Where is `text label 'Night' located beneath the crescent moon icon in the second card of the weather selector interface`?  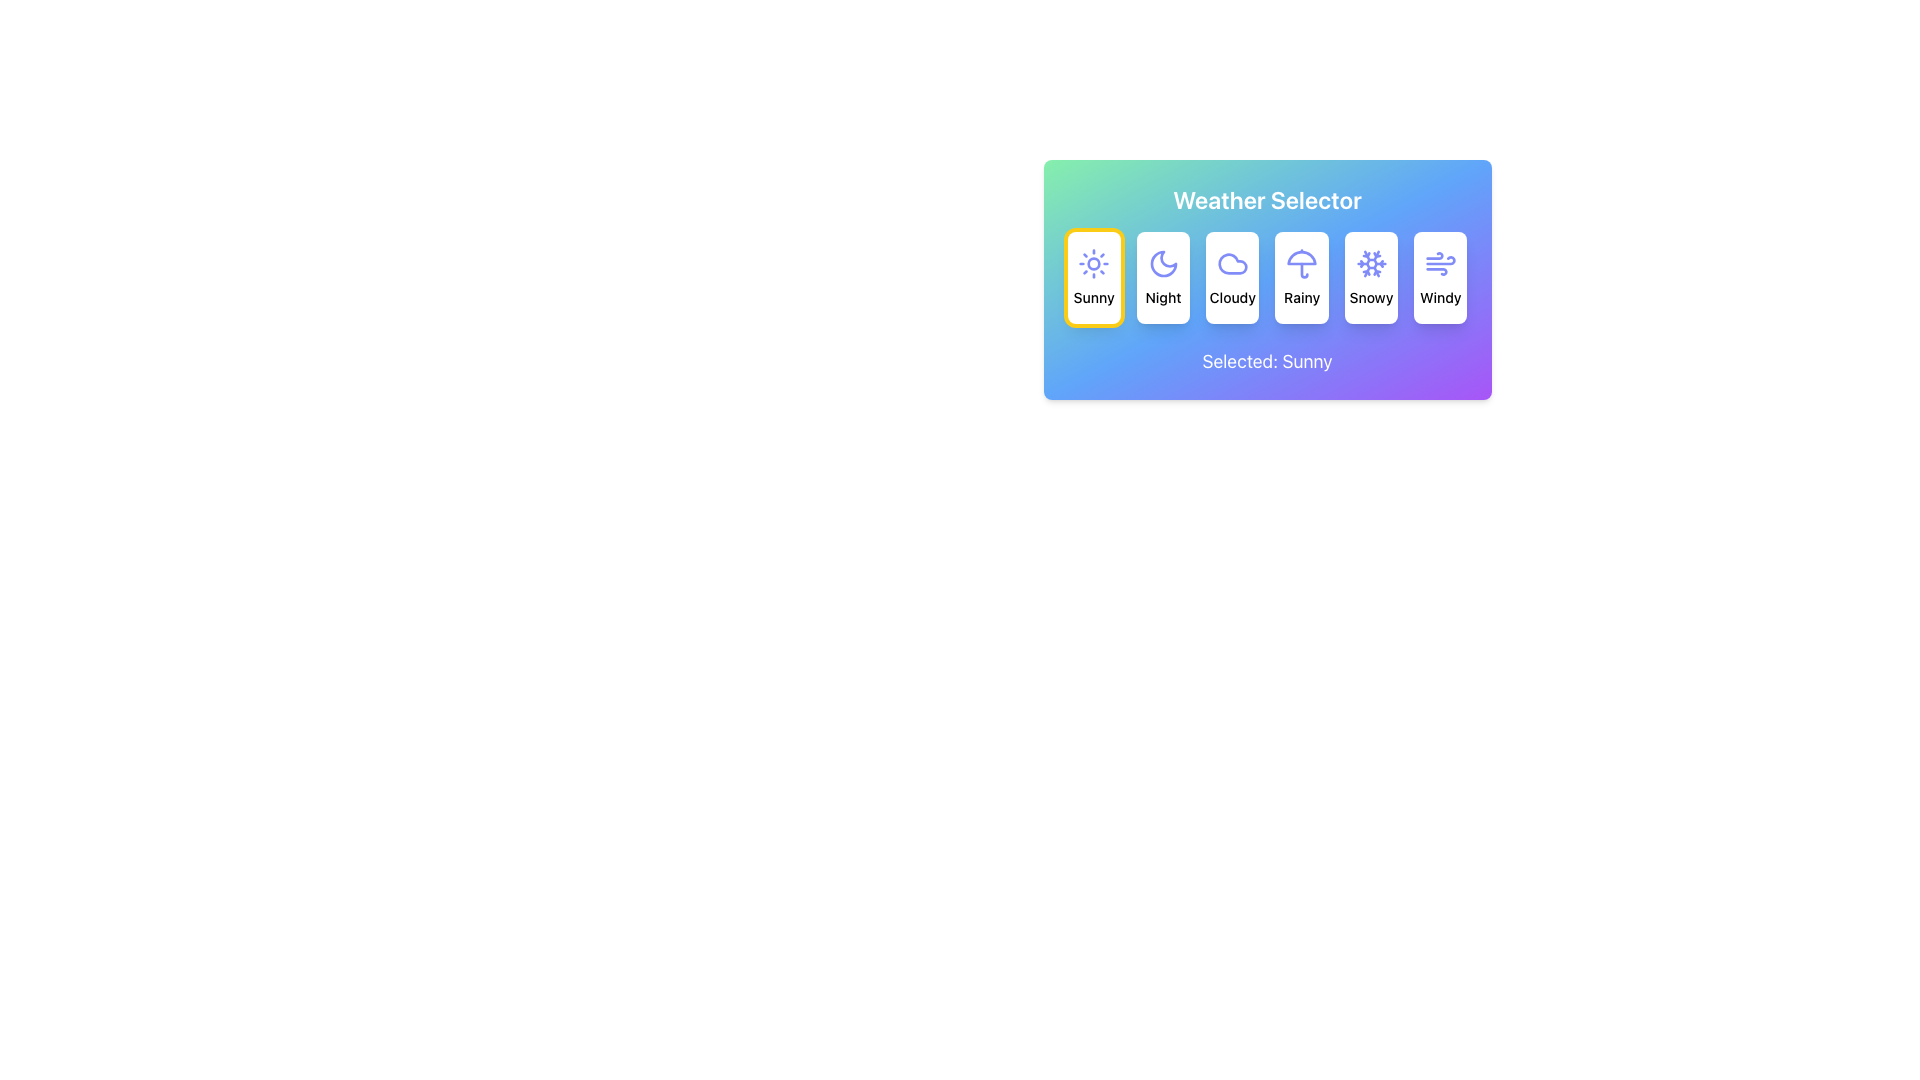 text label 'Night' located beneath the crescent moon icon in the second card of the weather selector interface is located at coordinates (1163, 297).